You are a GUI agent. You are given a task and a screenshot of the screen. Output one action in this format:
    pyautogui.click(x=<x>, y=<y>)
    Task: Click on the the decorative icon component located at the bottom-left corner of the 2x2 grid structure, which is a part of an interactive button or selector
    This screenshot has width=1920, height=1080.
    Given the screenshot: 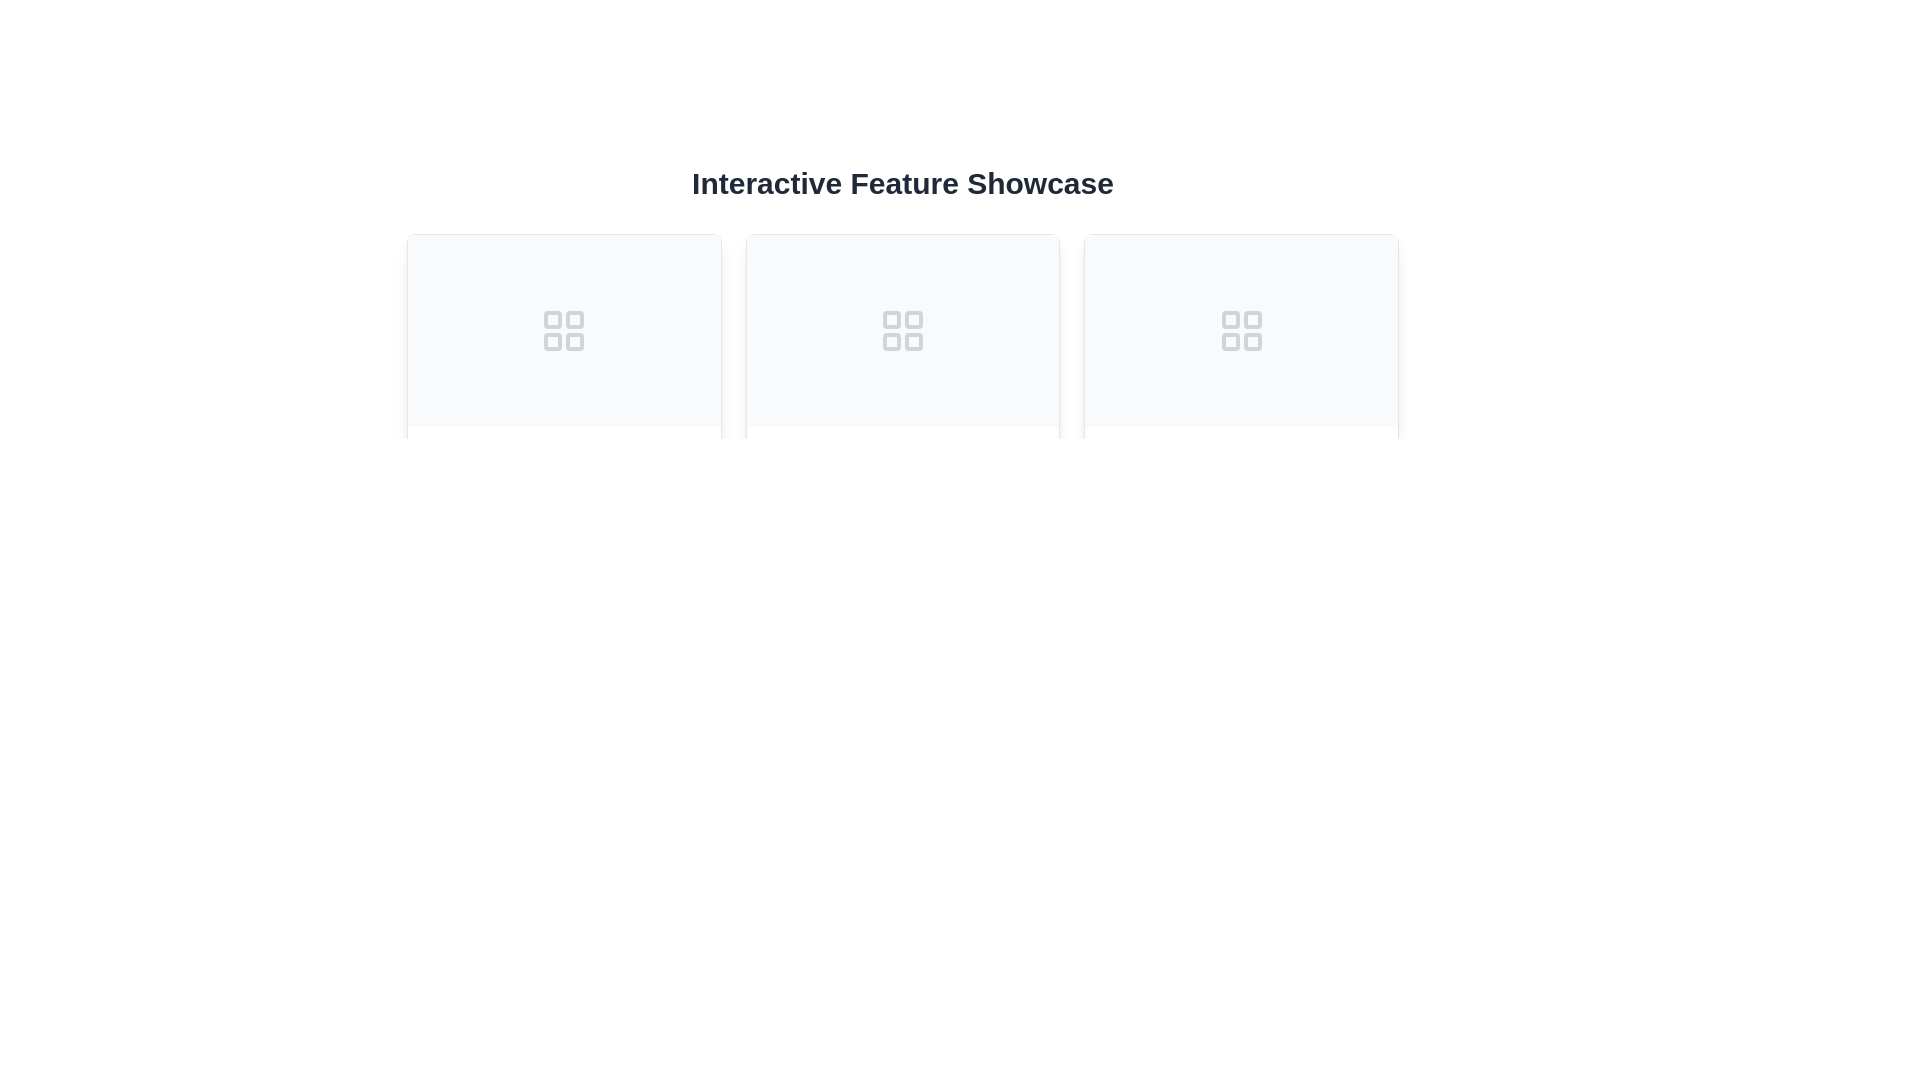 What is the action you would take?
    pyautogui.click(x=891, y=341)
    